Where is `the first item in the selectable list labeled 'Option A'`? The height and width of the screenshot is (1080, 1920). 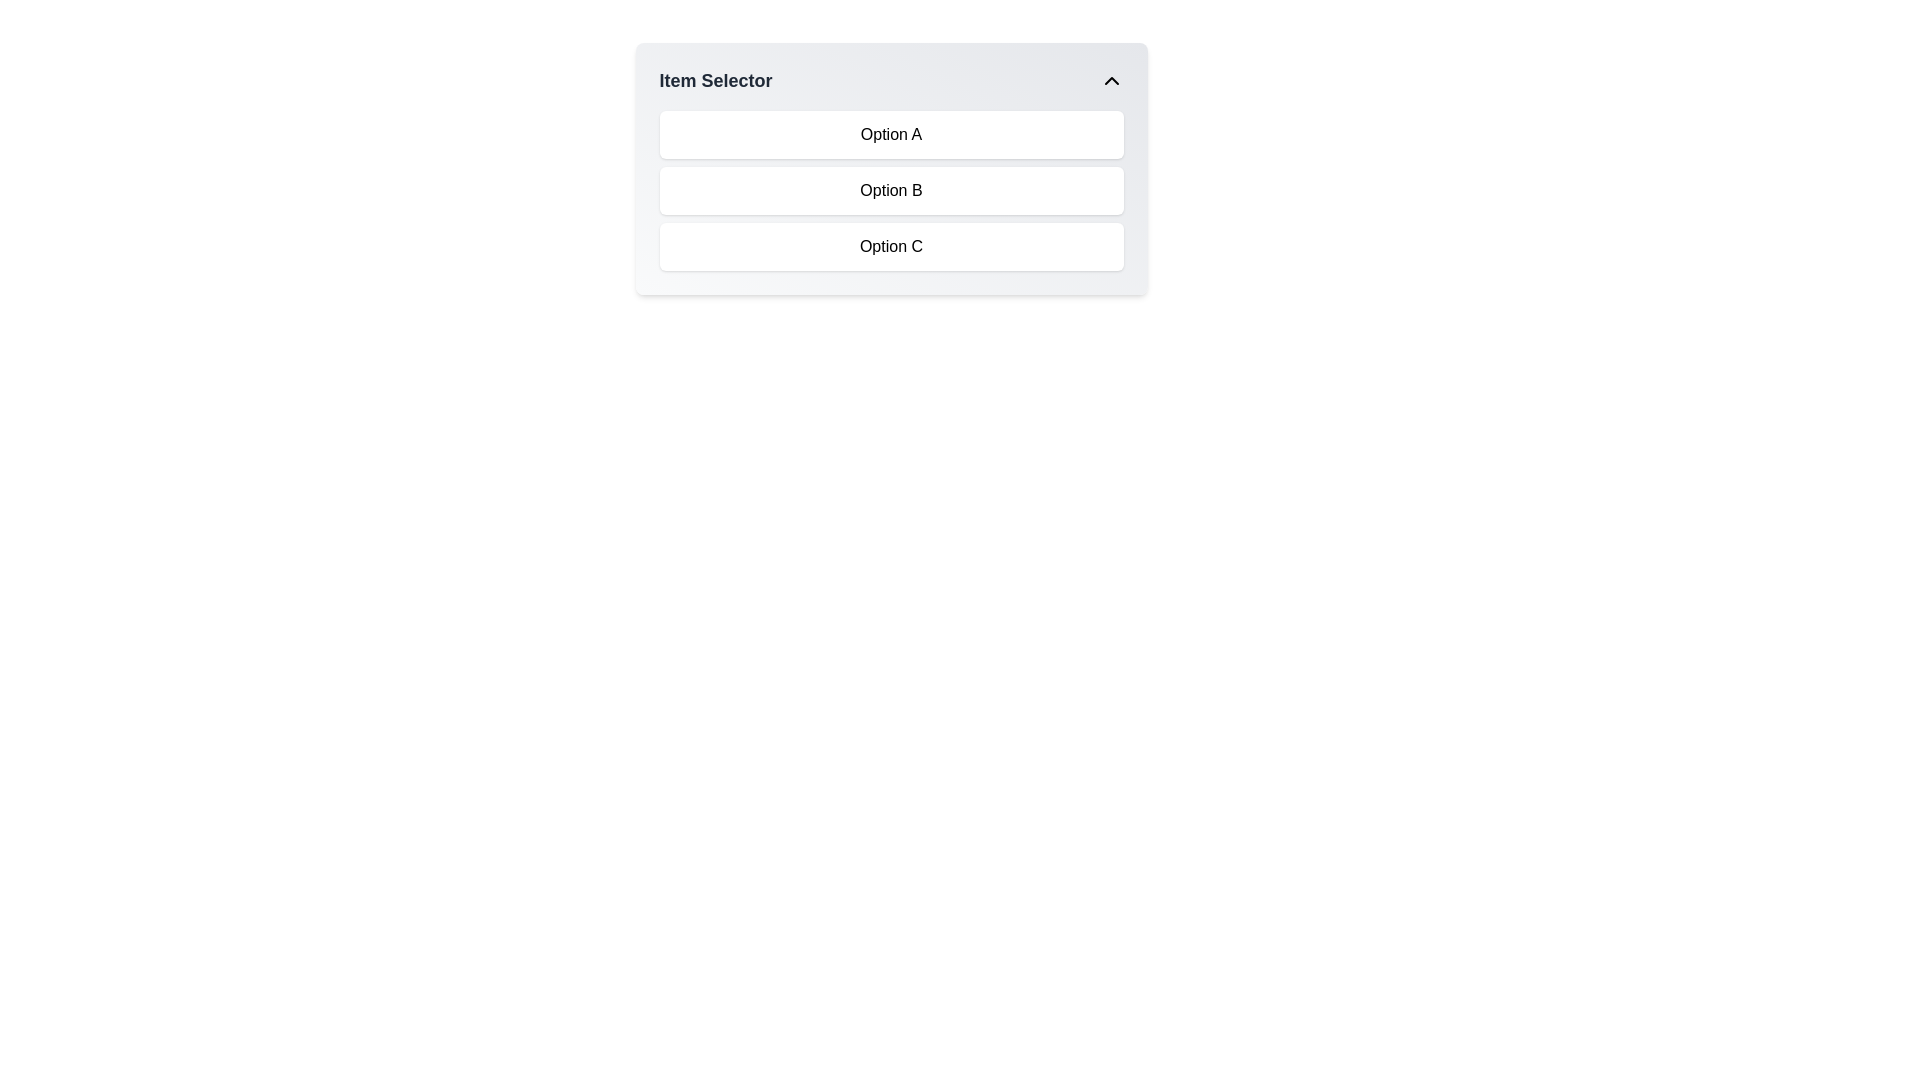 the first item in the selectable list labeled 'Option A' is located at coordinates (890, 135).